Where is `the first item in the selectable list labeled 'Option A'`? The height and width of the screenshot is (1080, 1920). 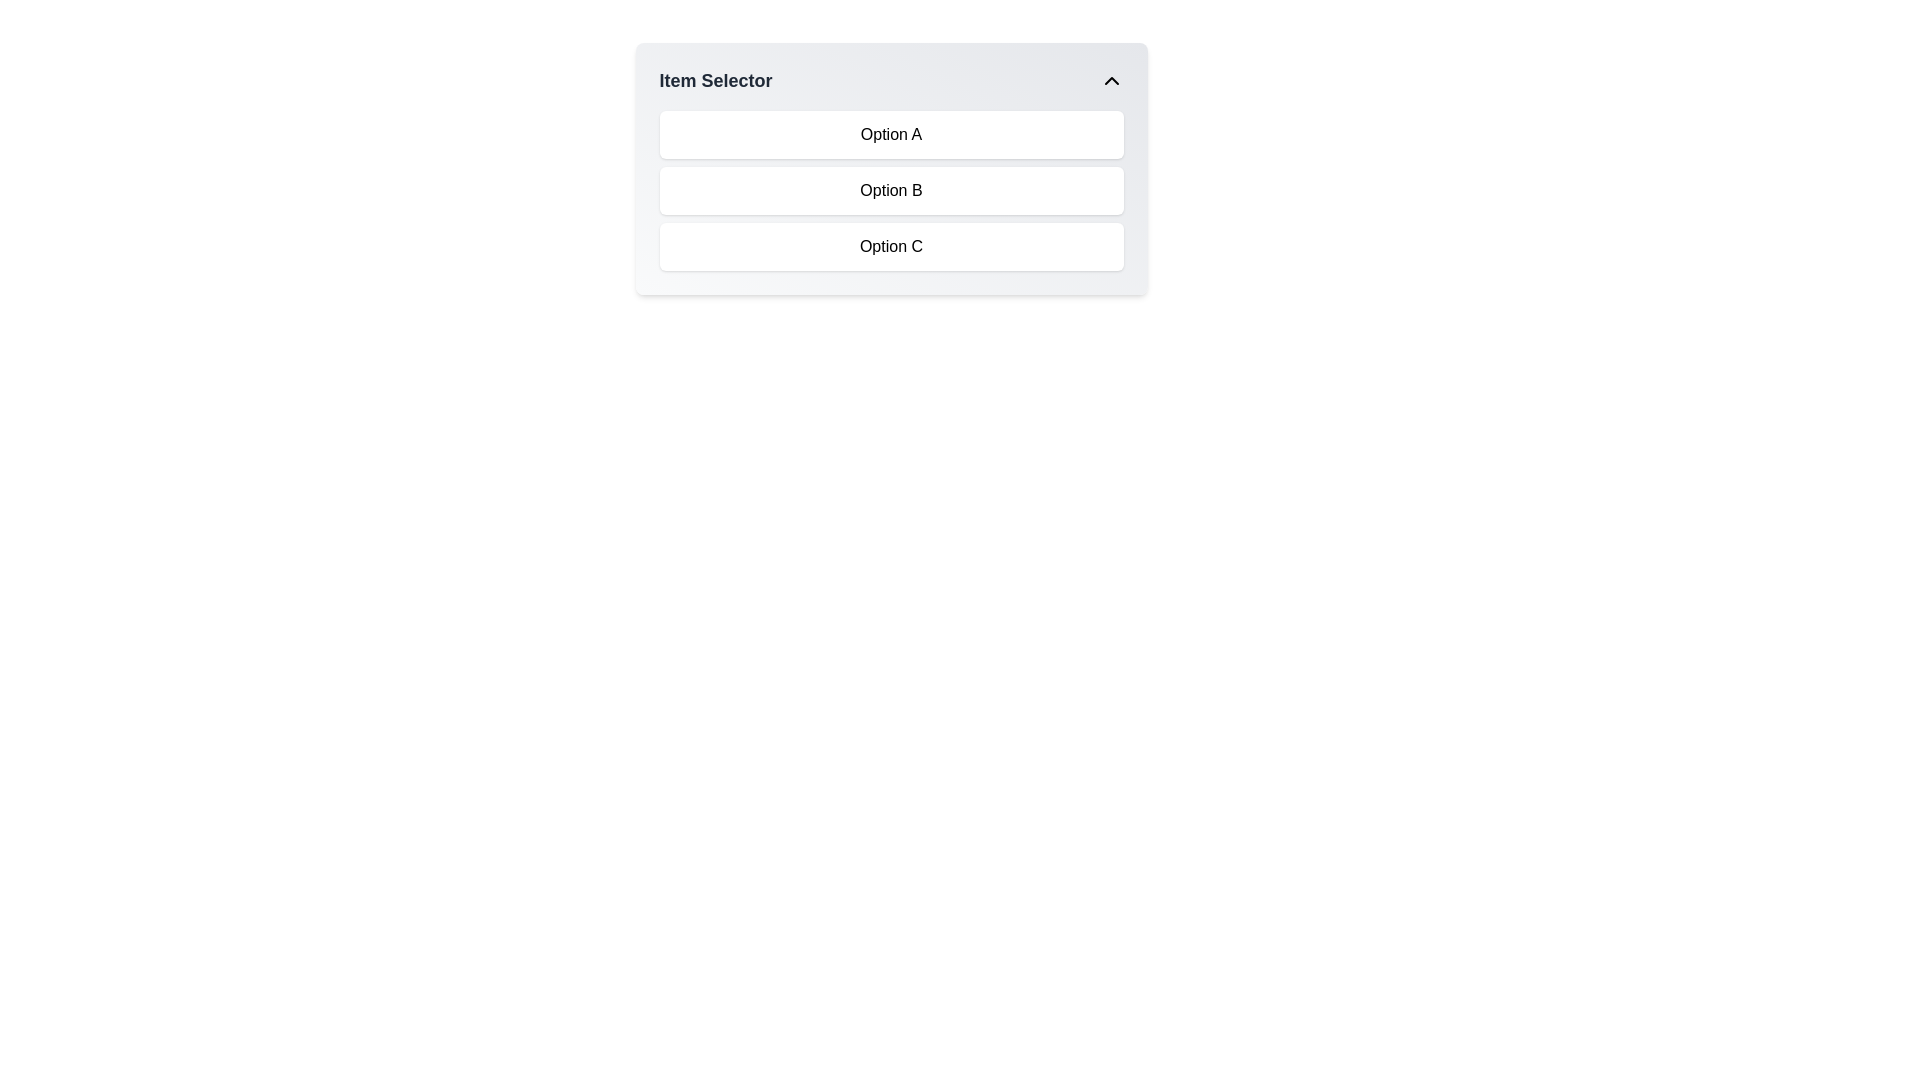 the first item in the selectable list labeled 'Option A' is located at coordinates (890, 135).